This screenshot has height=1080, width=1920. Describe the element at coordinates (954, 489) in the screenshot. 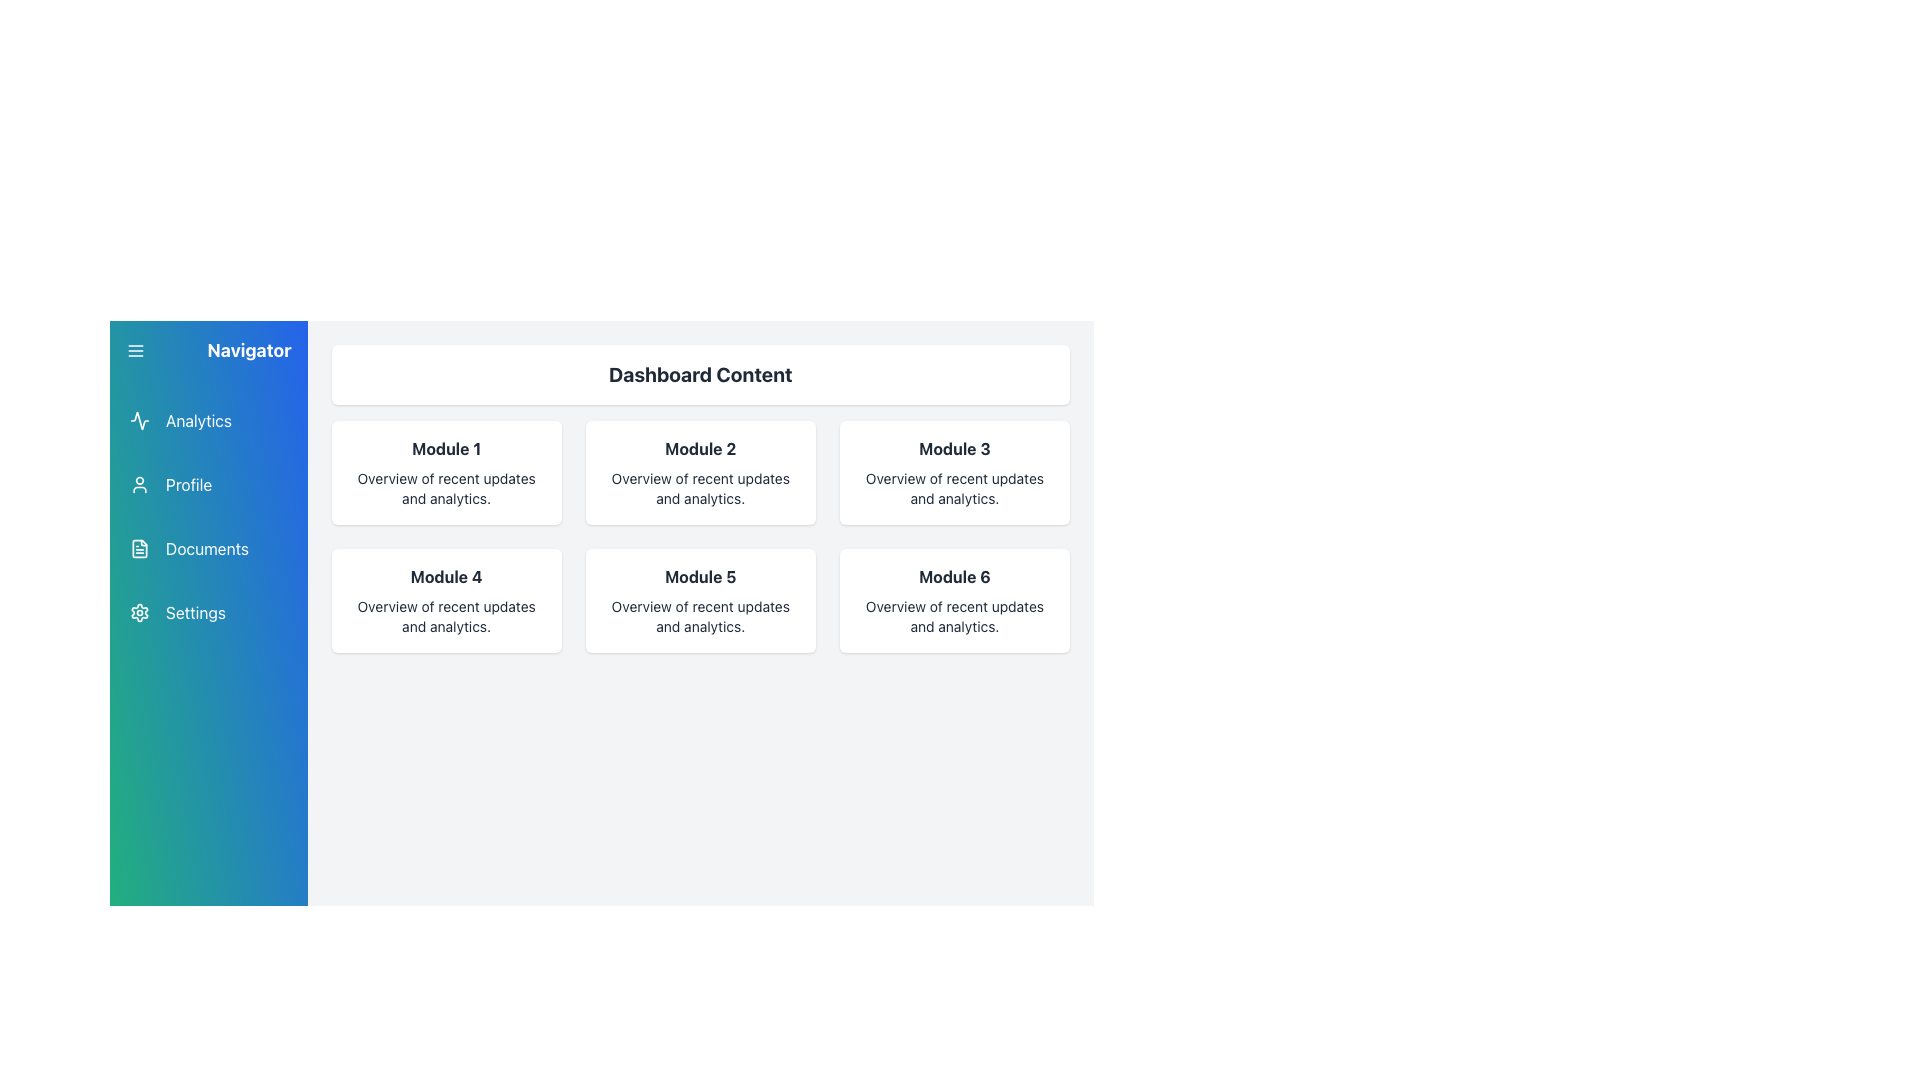

I see `the descriptive Text Label located below the bold header titled 'Module 3' in the top-right quadrant of the grid layout` at that location.